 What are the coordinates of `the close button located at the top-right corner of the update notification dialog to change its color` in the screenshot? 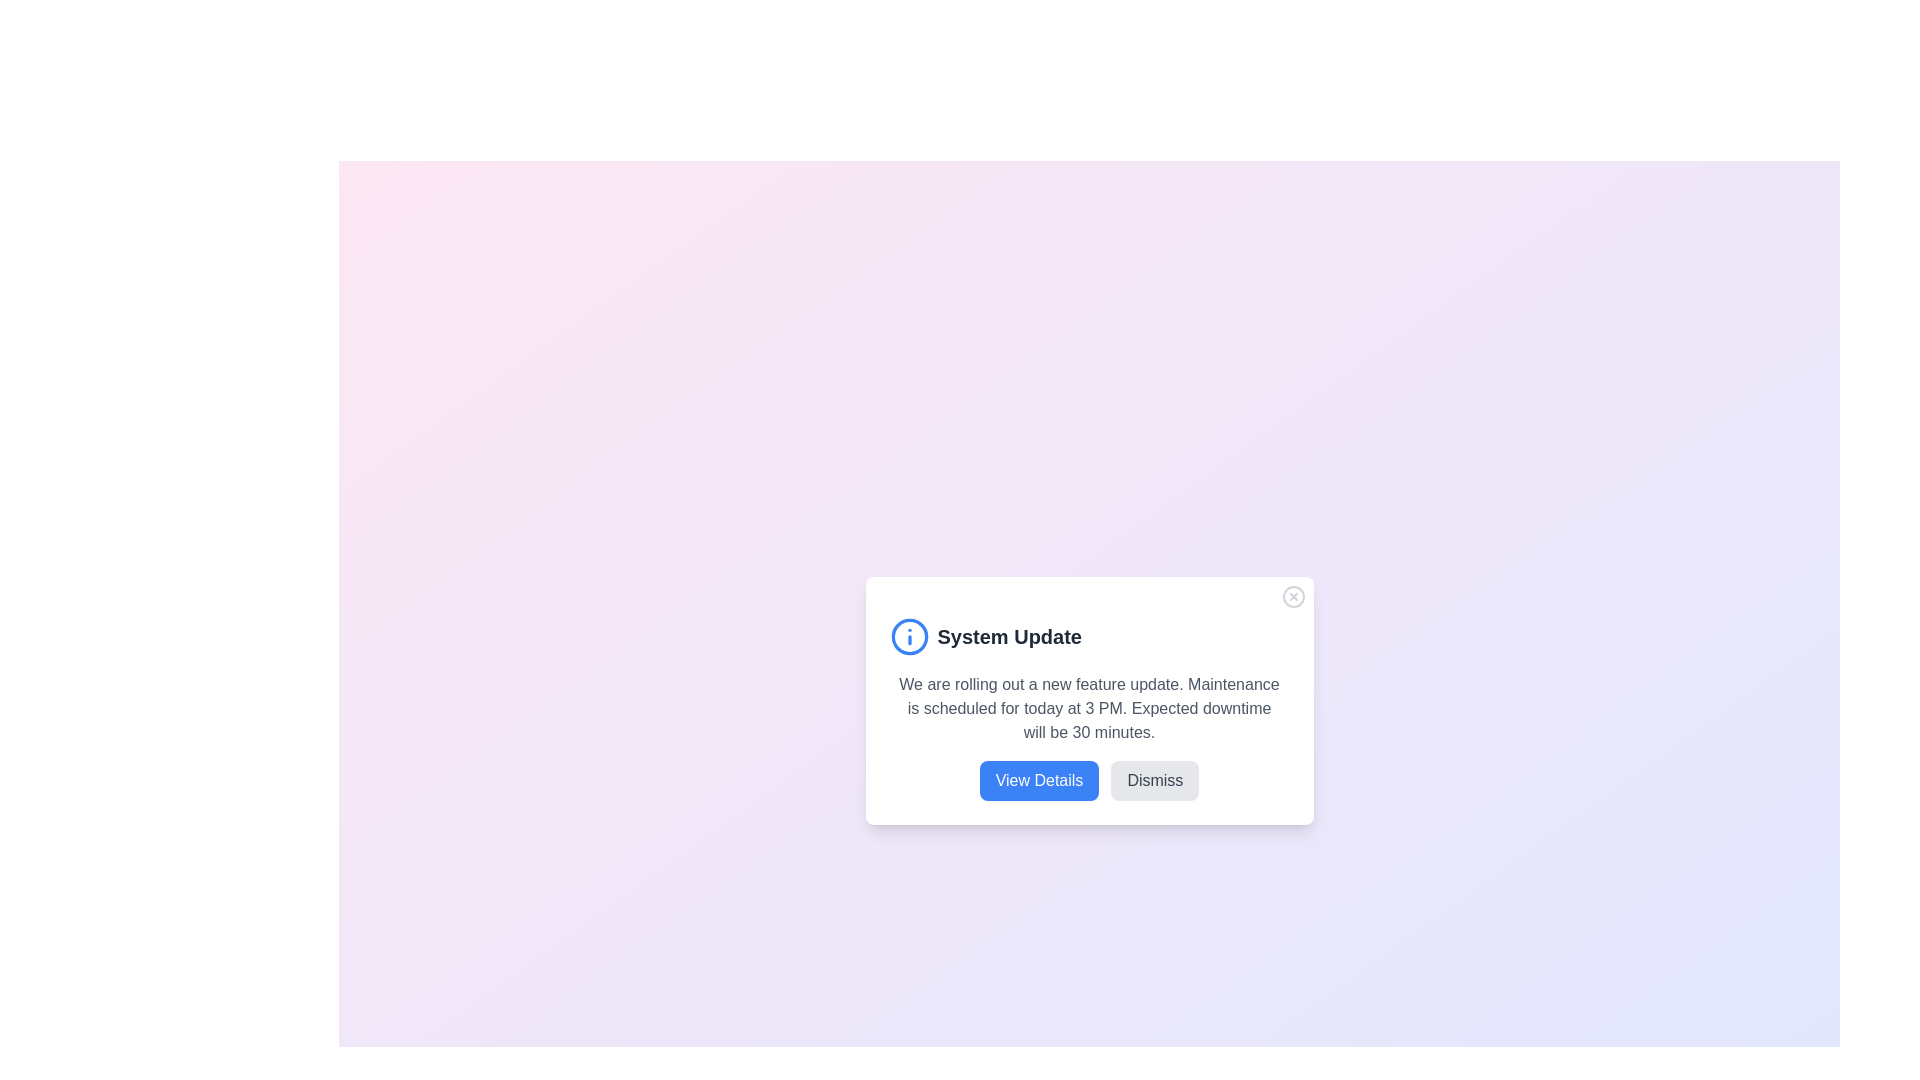 It's located at (1293, 596).